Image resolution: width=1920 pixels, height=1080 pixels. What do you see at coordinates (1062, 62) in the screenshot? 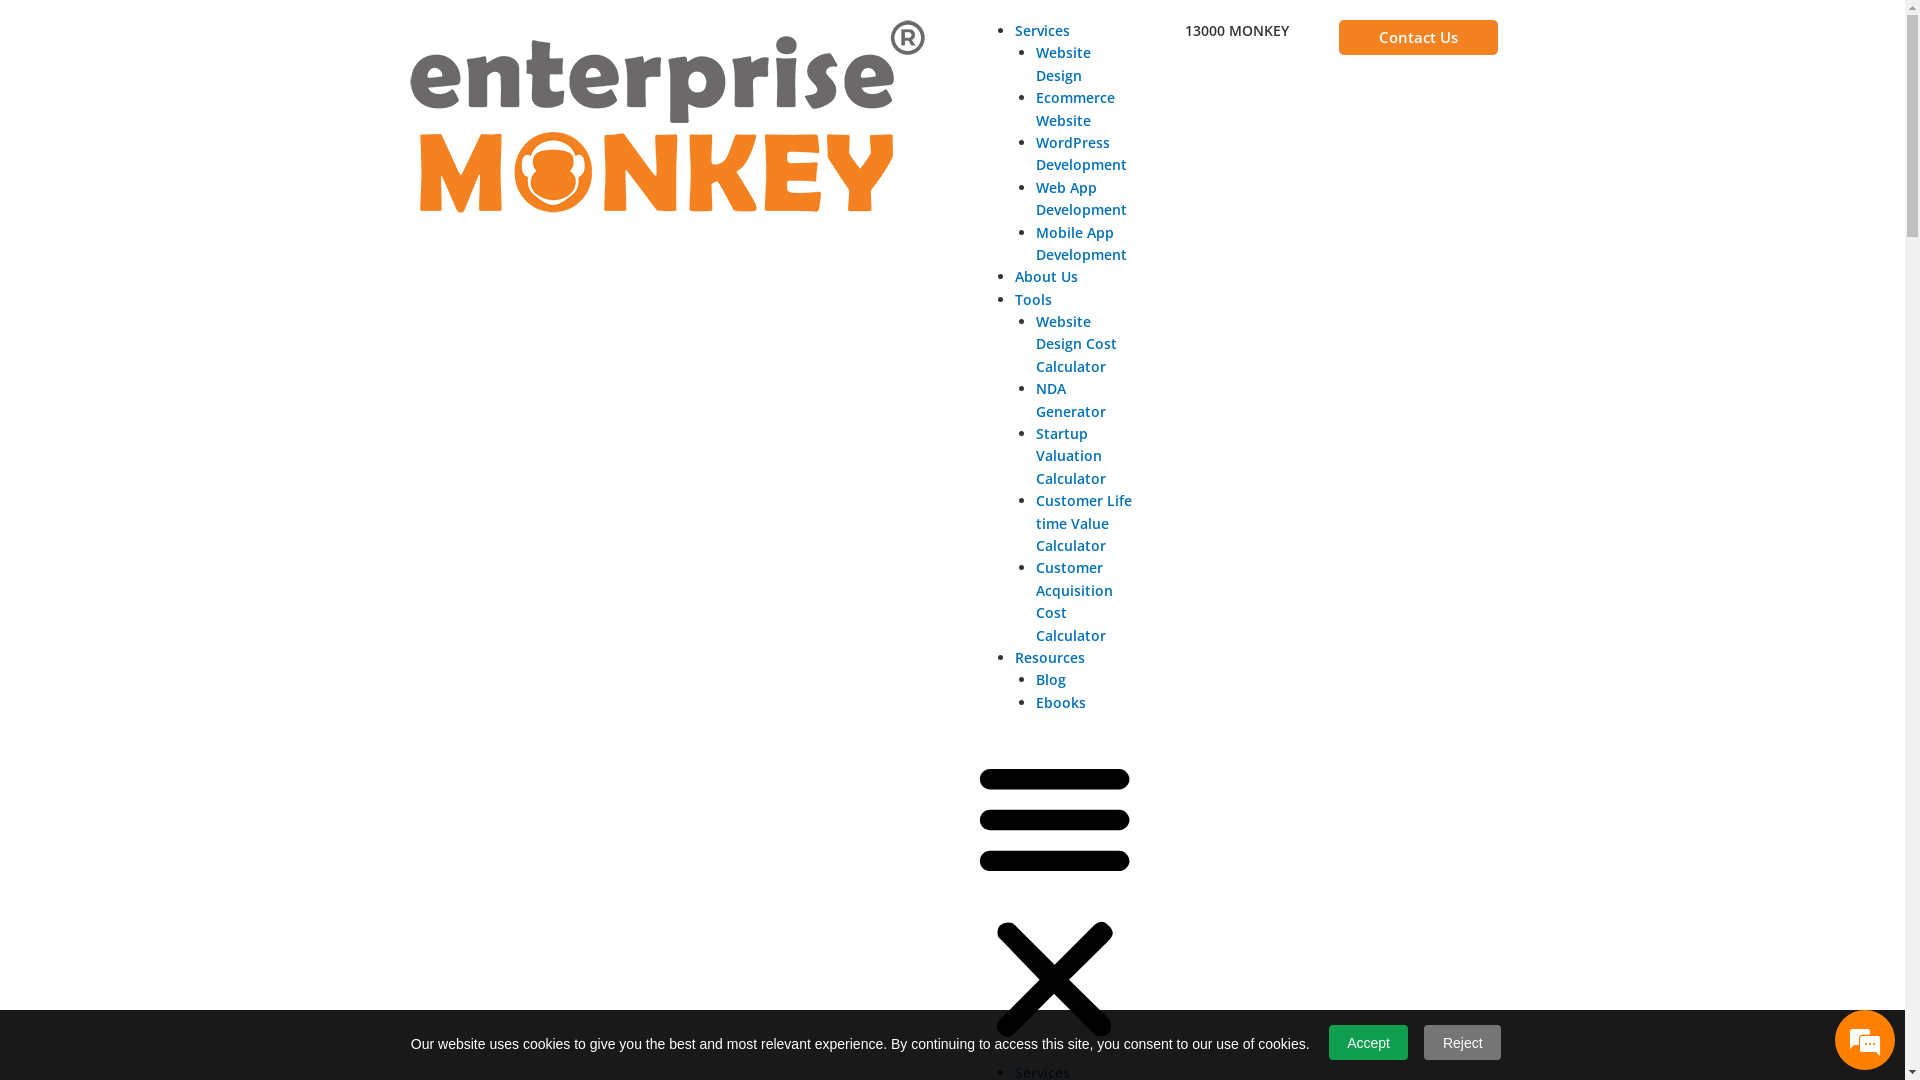
I see `'Website Design'` at bounding box center [1062, 62].